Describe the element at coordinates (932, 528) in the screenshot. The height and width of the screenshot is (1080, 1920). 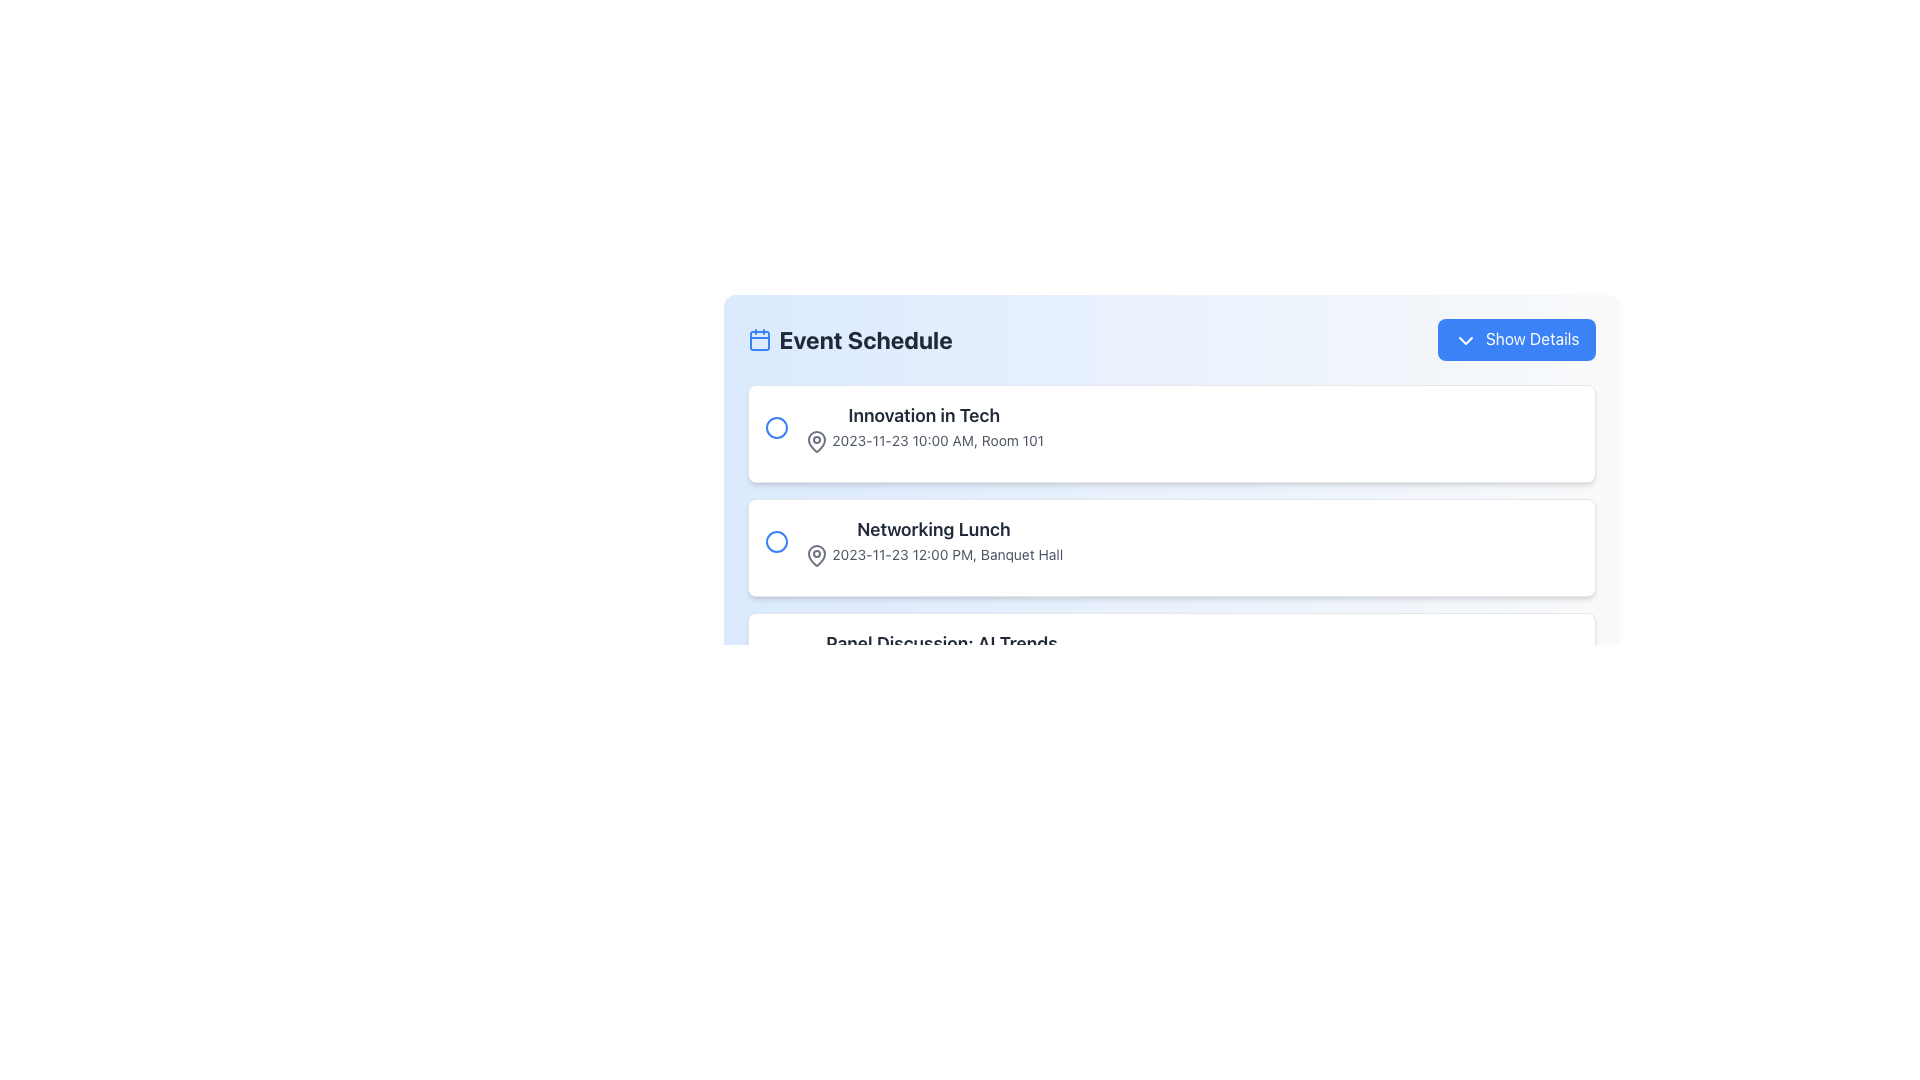
I see `the bolded text label displaying 'Networking Lunch', which is styled with a larger font size and dark gray color, located above the text '2023-11-23 12:00 PM, Banquet Hall'` at that location.